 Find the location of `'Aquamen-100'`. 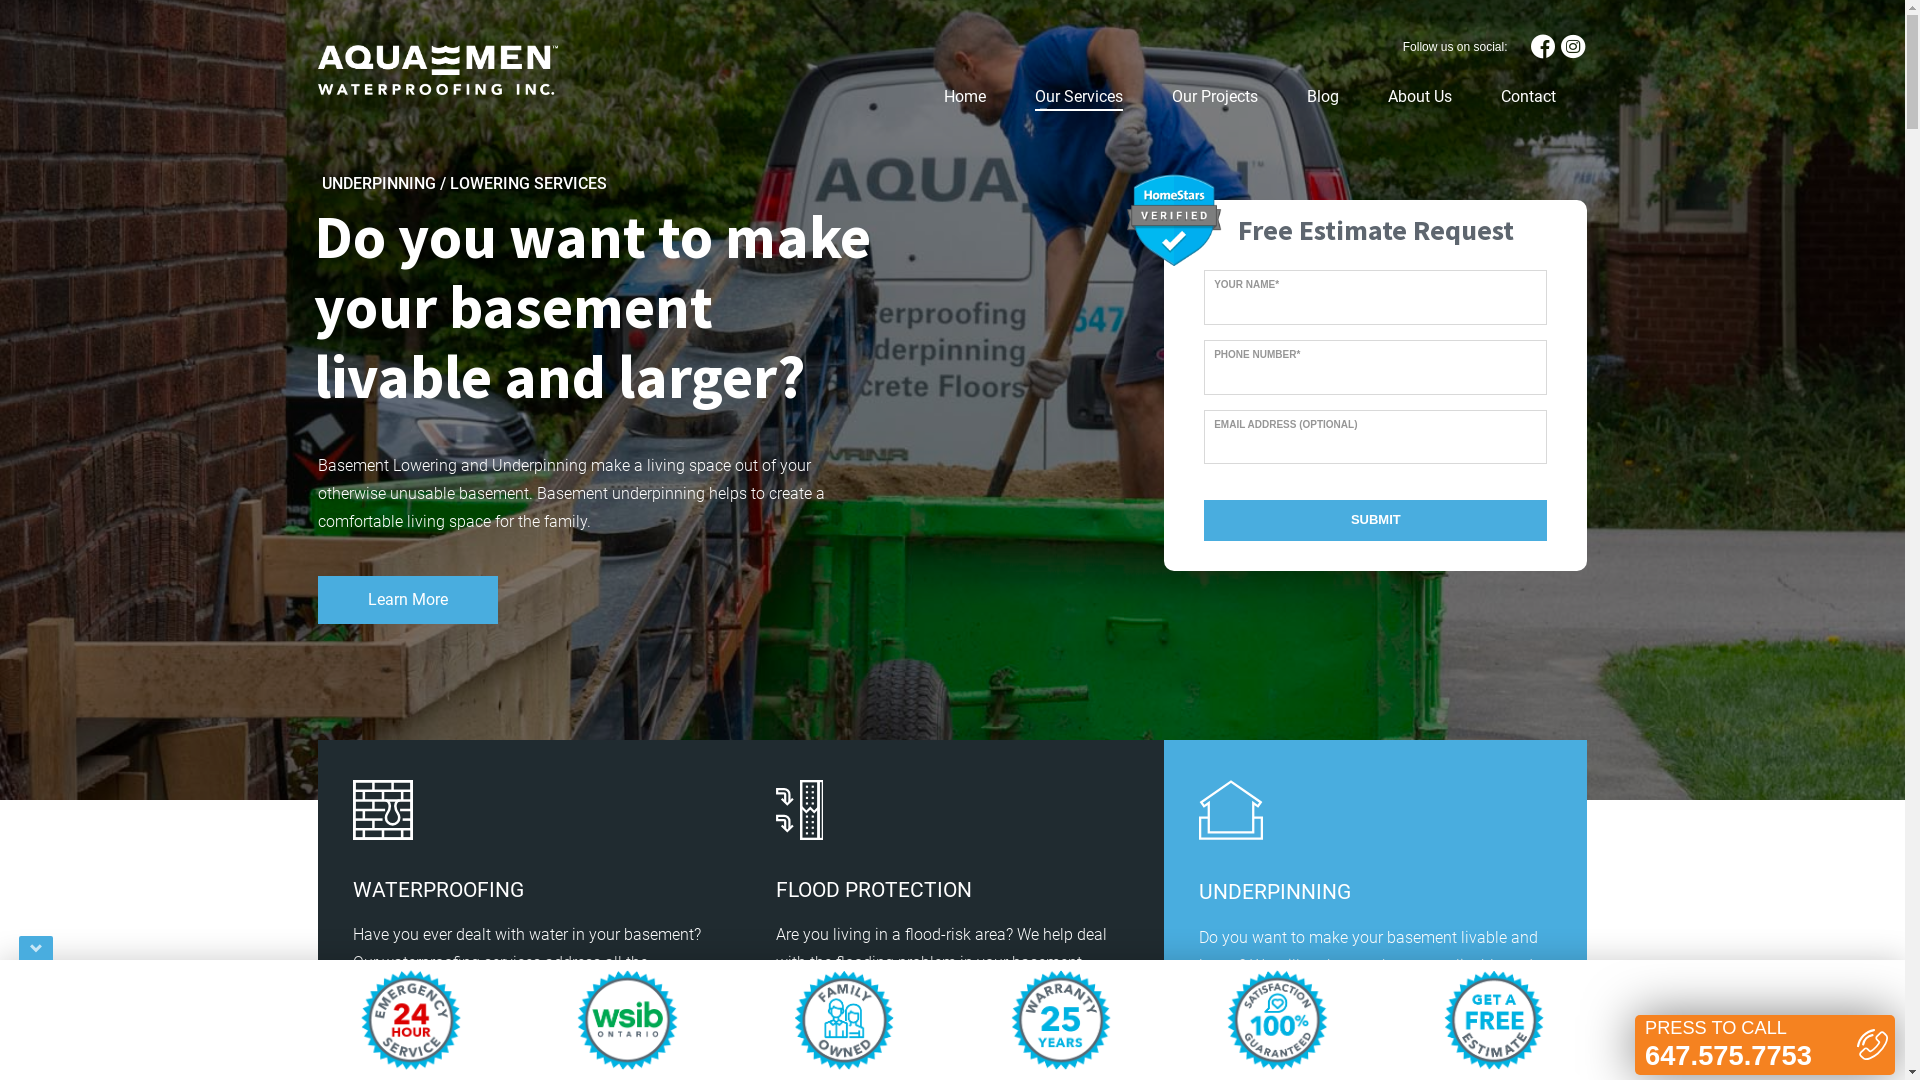

'Aquamen-100' is located at coordinates (1275, 1019).